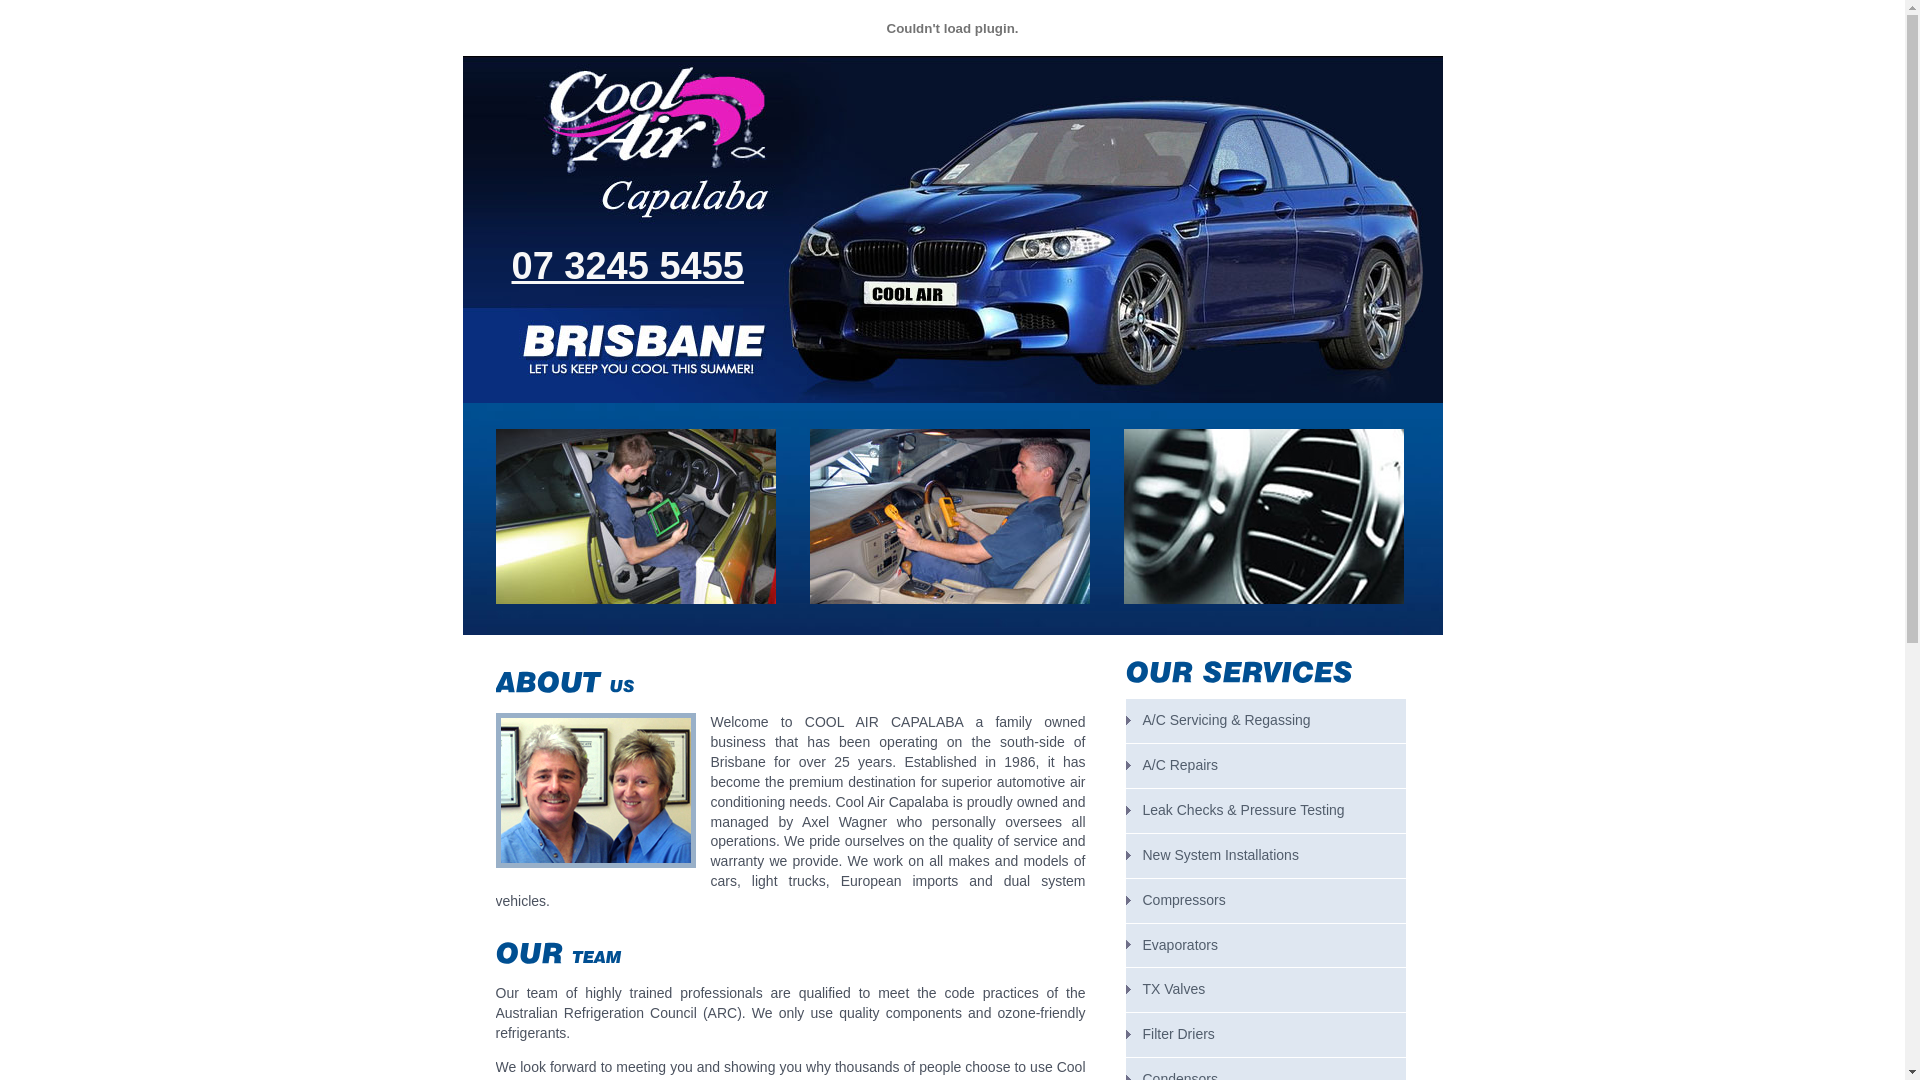 This screenshot has height=1080, width=1920. I want to click on 'Filter Driers', so click(1126, 1034).